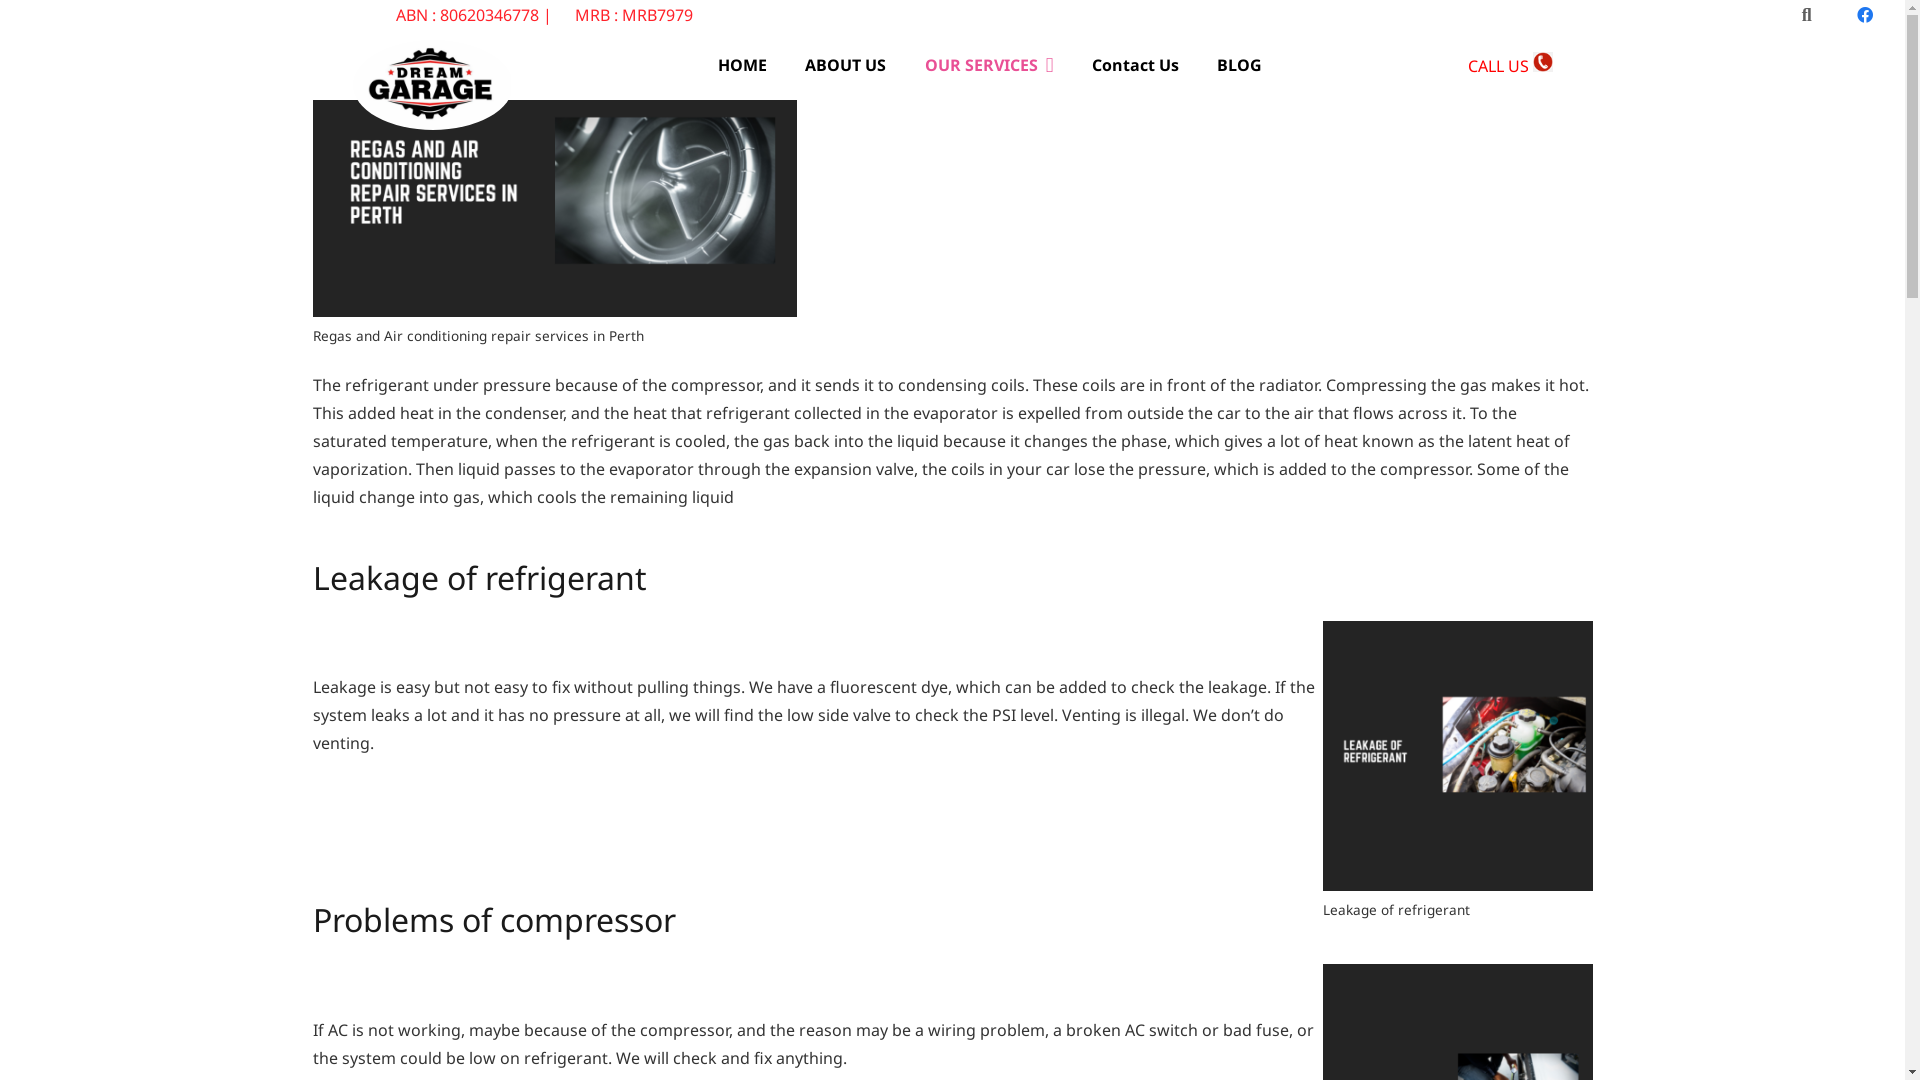 This screenshot has width=1920, height=1080. What do you see at coordinates (845, 64) in the screenshot?
I see `'ABOUT US'` at bounding box center [845, 64].